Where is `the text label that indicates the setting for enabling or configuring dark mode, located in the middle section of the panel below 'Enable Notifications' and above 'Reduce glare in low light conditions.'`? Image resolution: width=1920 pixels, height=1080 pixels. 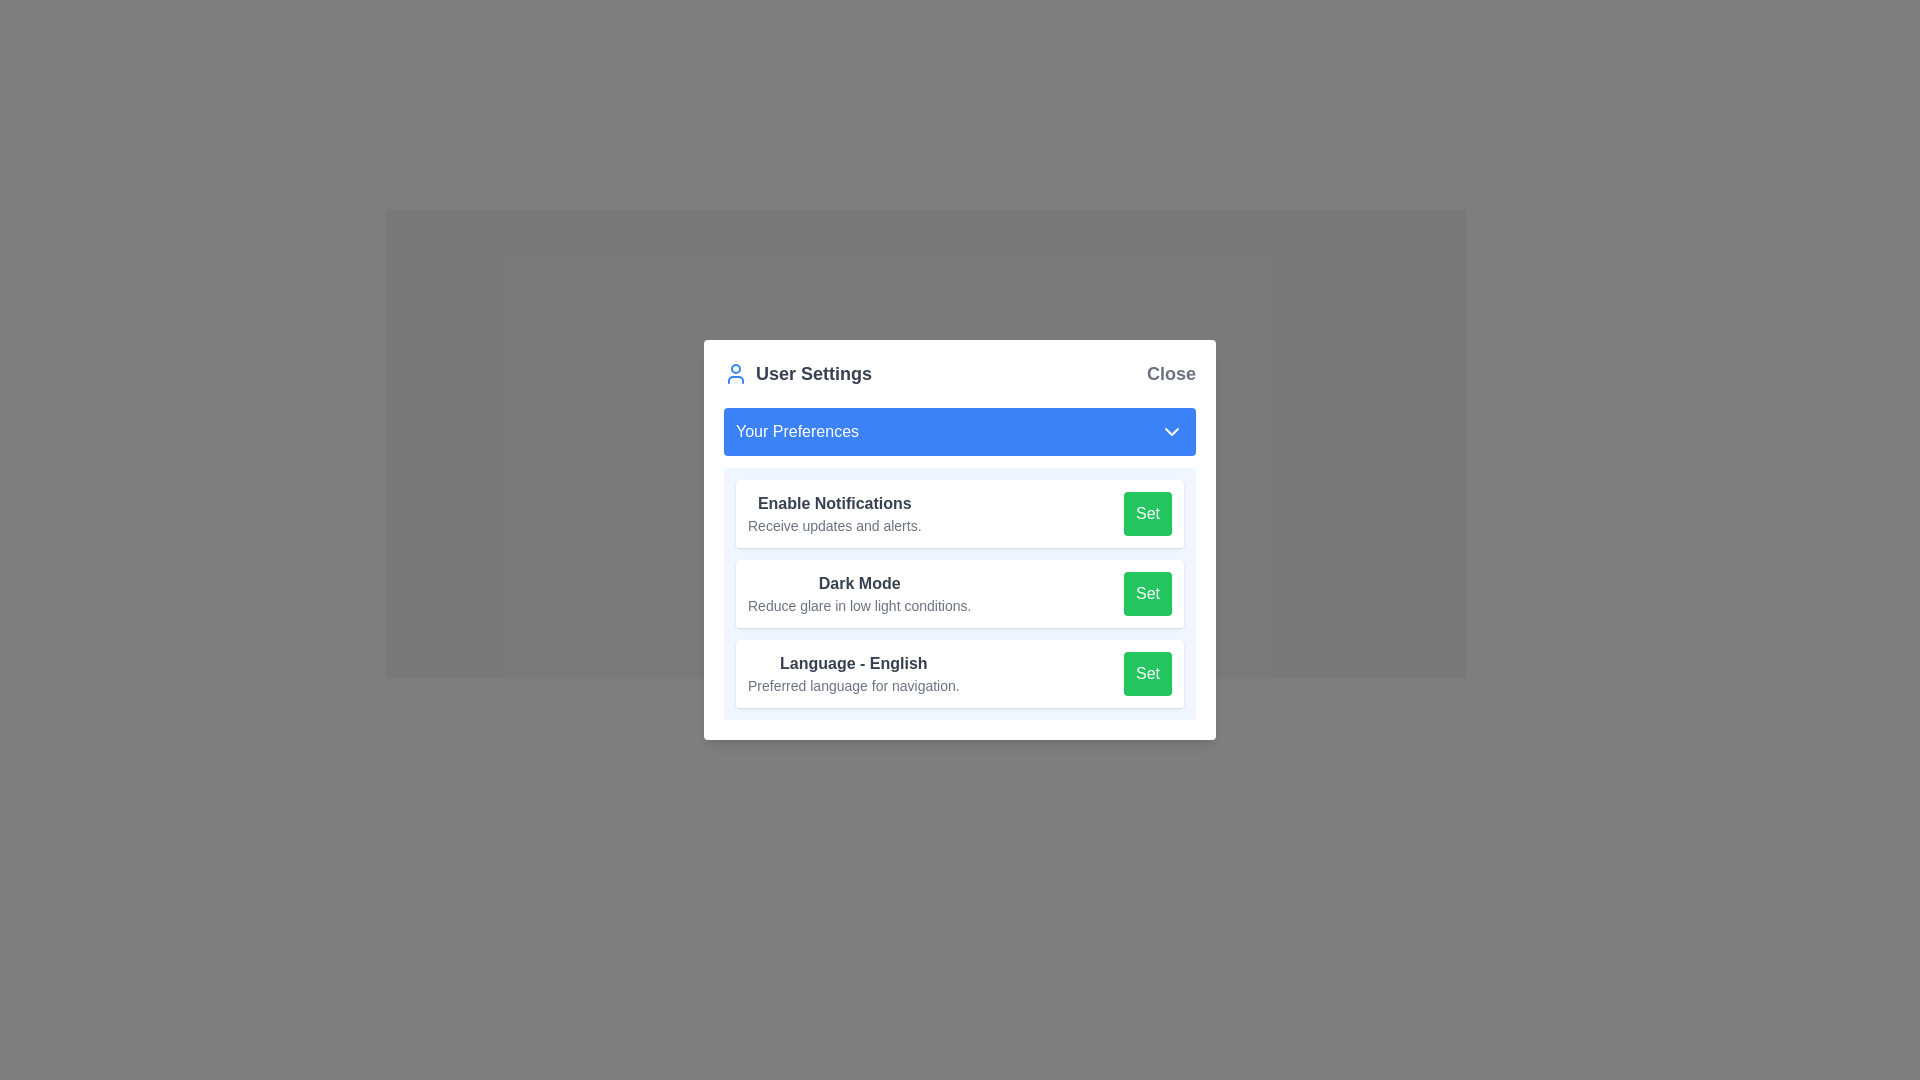
the text label that indicates the setting for enabling or configuring dark mode, located in the middle section of the panel below 'Enable Notifications' and above 'Reduce glare in low light conditions.' is located at coordinates (859, 583).